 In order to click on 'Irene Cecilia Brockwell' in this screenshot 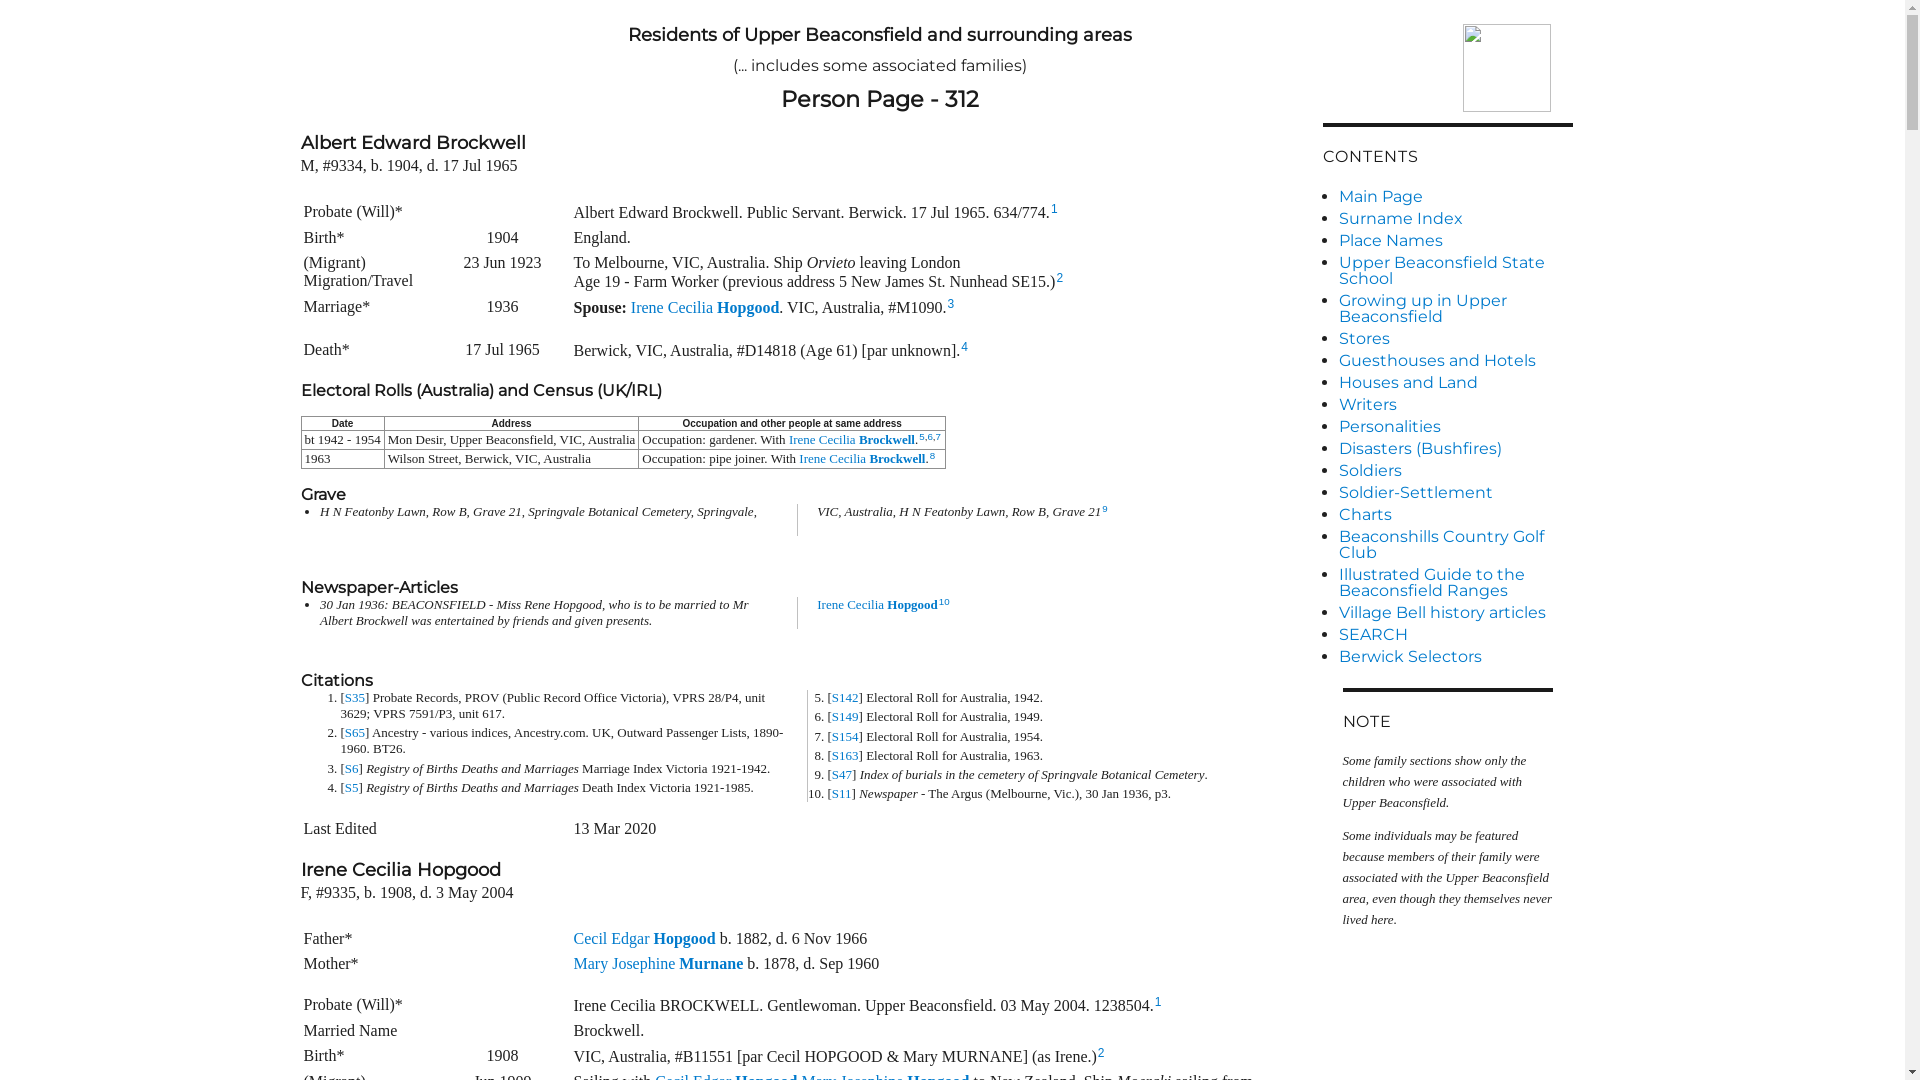, I will do `click(862, 458)`.